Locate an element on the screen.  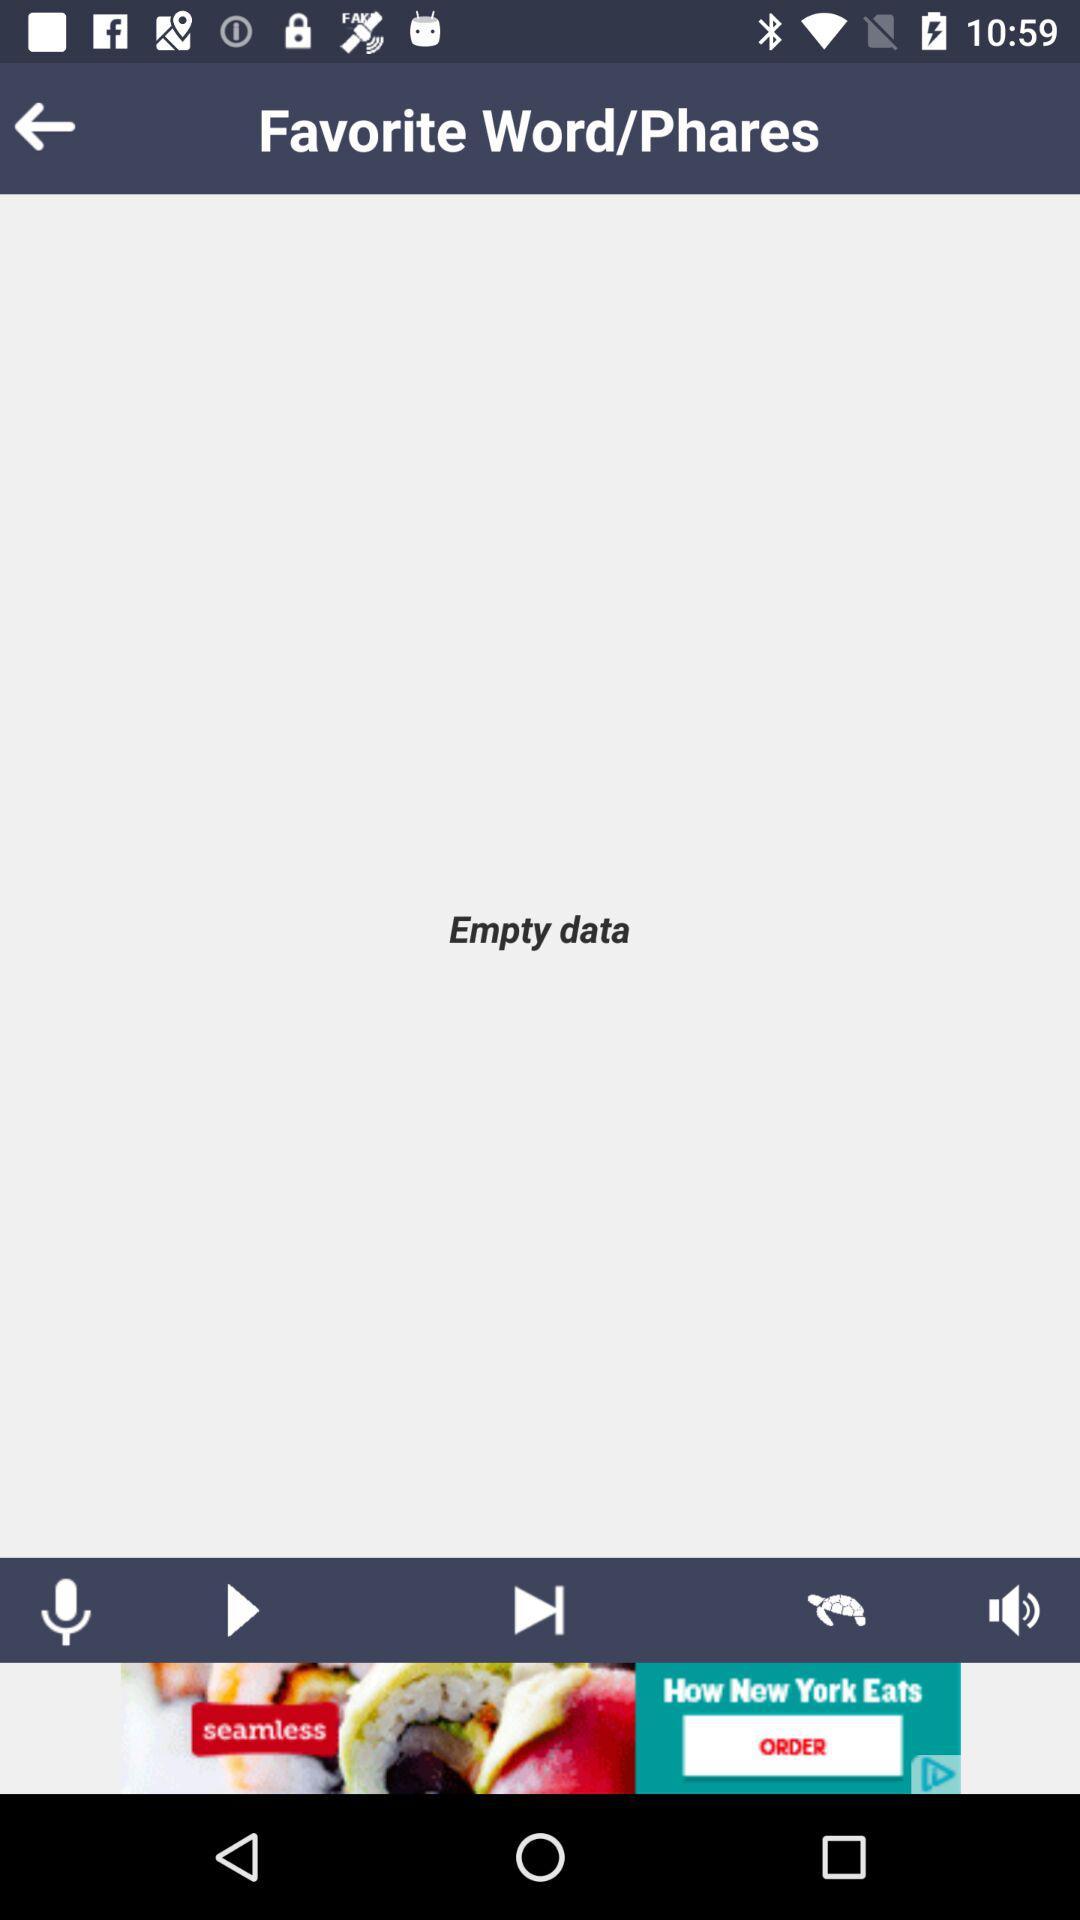
bok putton is located at coordinates (74, 127).